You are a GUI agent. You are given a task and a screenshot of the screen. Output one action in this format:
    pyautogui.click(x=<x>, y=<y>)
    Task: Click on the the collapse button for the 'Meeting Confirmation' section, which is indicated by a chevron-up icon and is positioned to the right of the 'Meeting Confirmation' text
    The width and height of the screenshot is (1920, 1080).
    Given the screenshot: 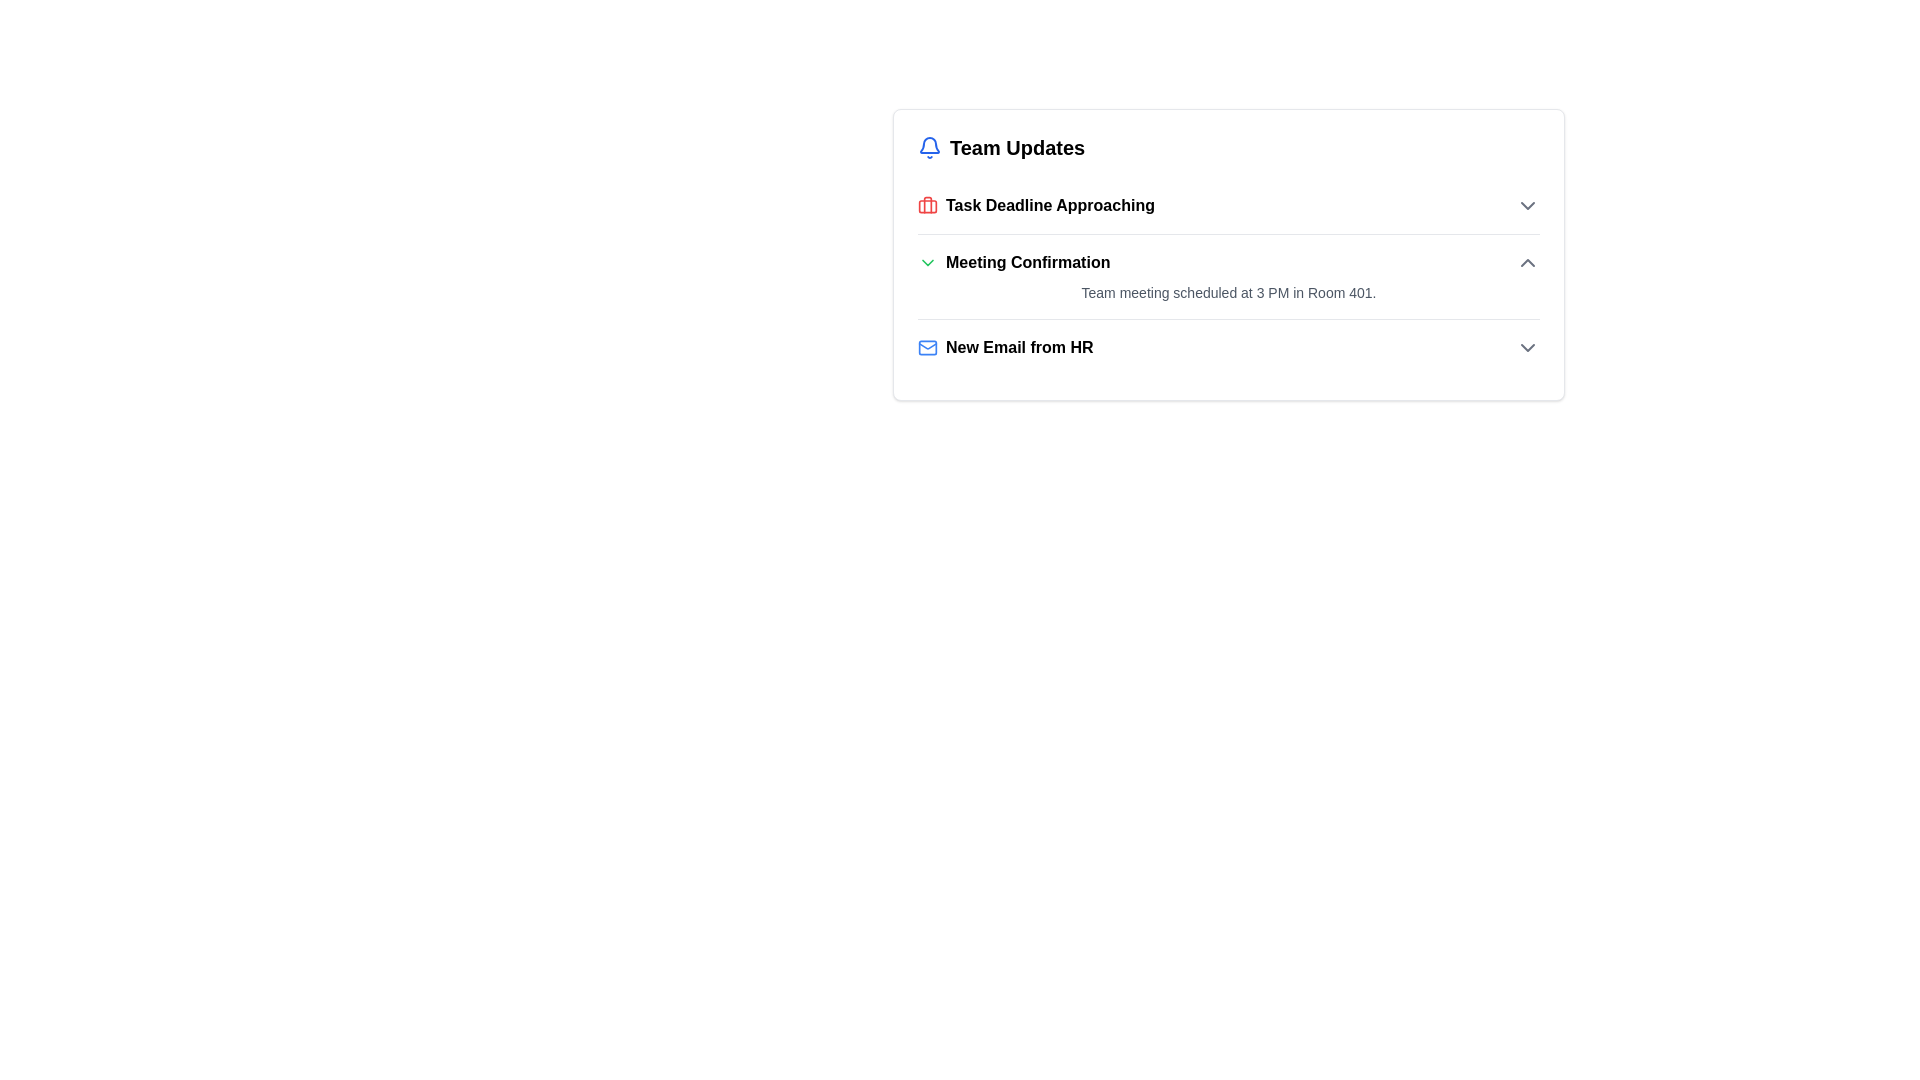 What is the action you would take?
    pyautogui.click(x=1526, y=261)
    